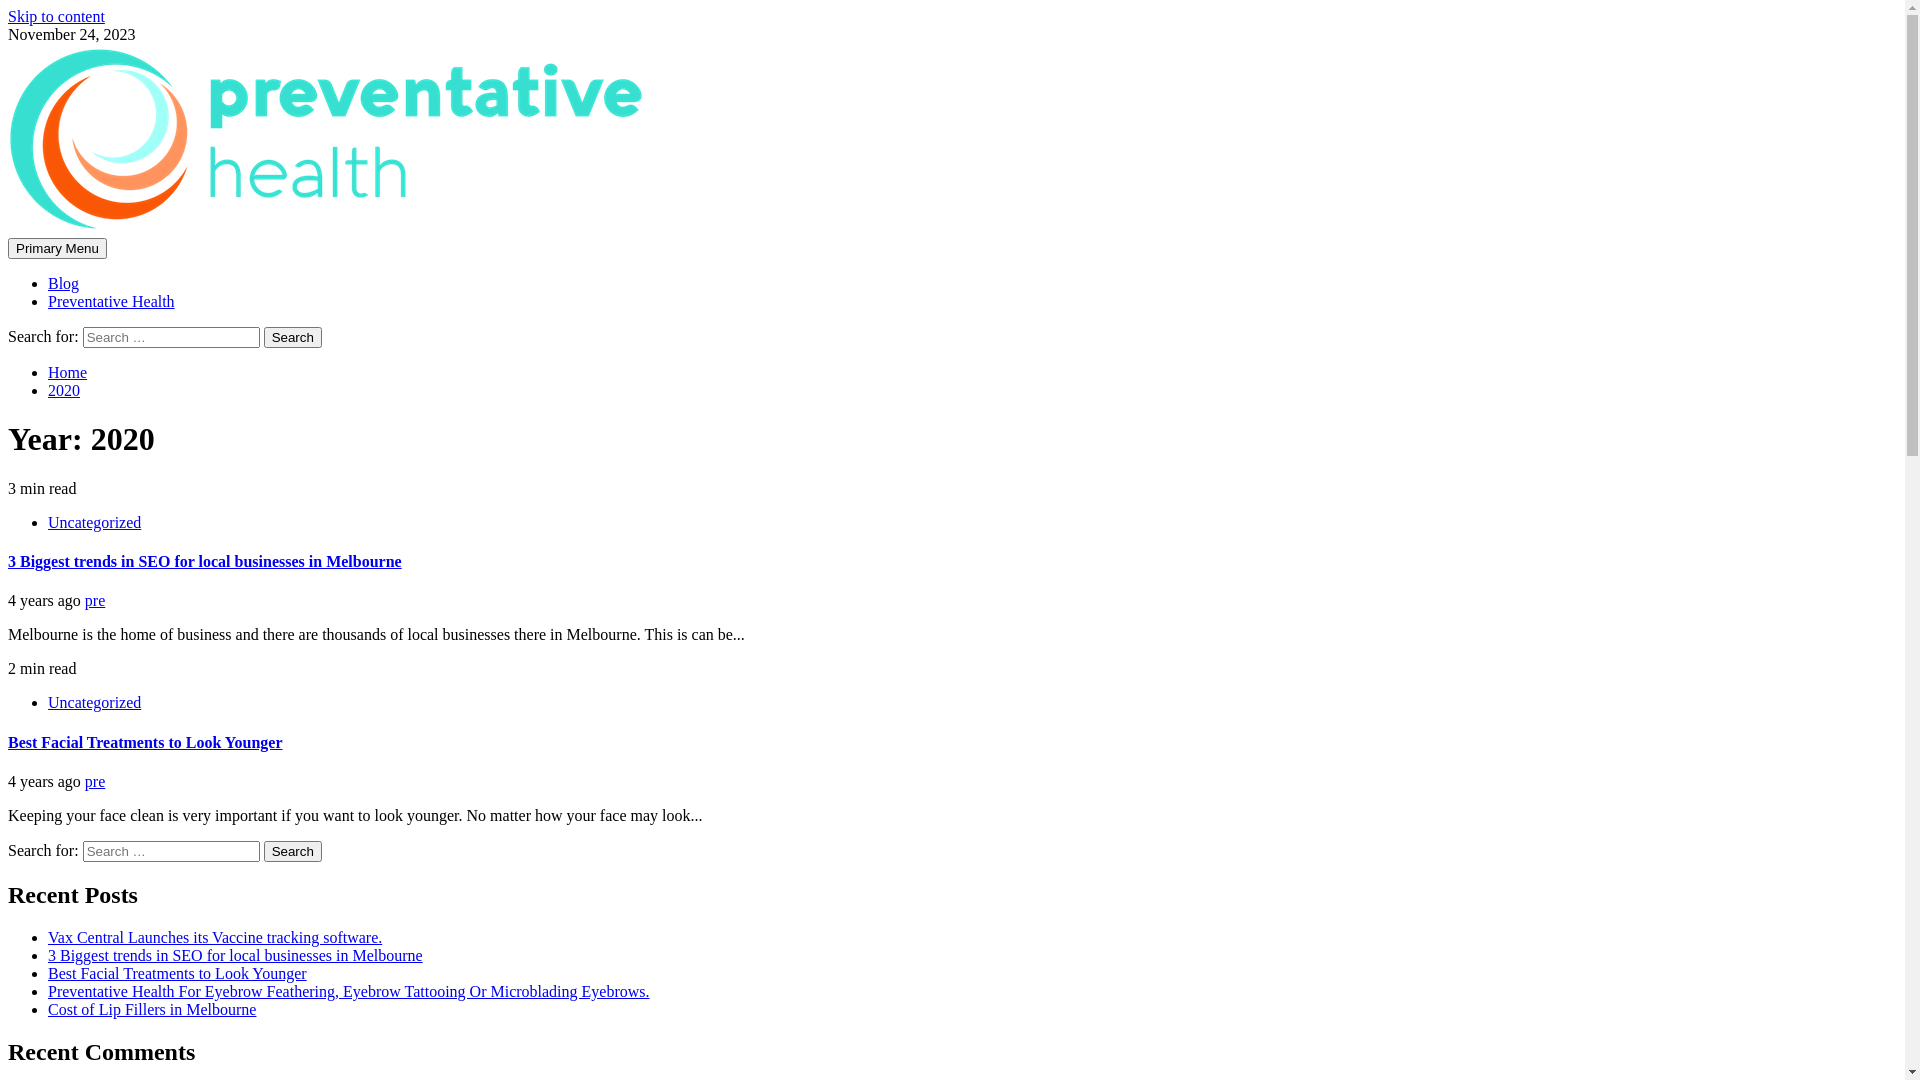 Image resolution: width=1920 pixels, height=1080 pixels. I want to click on 'Search', so click(291, 336).